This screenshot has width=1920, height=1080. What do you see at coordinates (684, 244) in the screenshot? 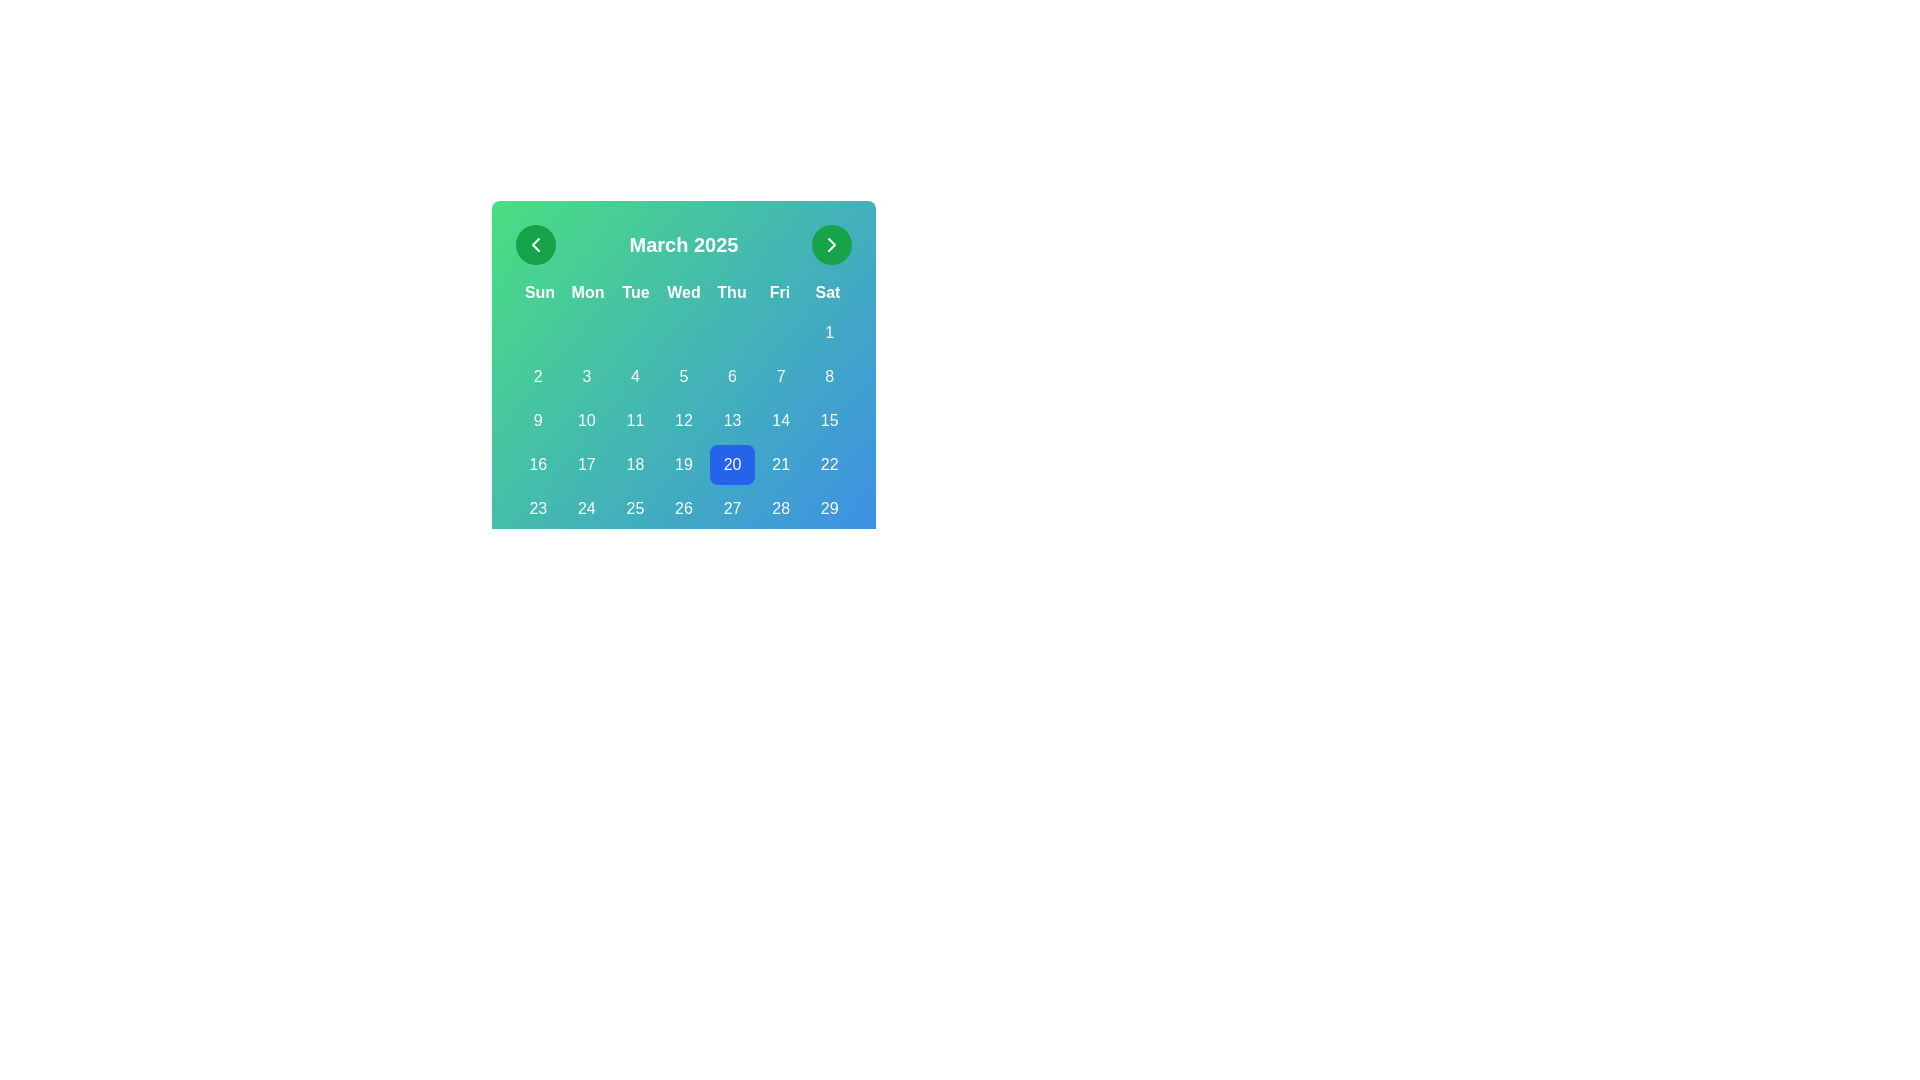
I see `displayed date information from the label showing the currently selected month and year in the central header section of the calendar` at bounding box center [684, 244].